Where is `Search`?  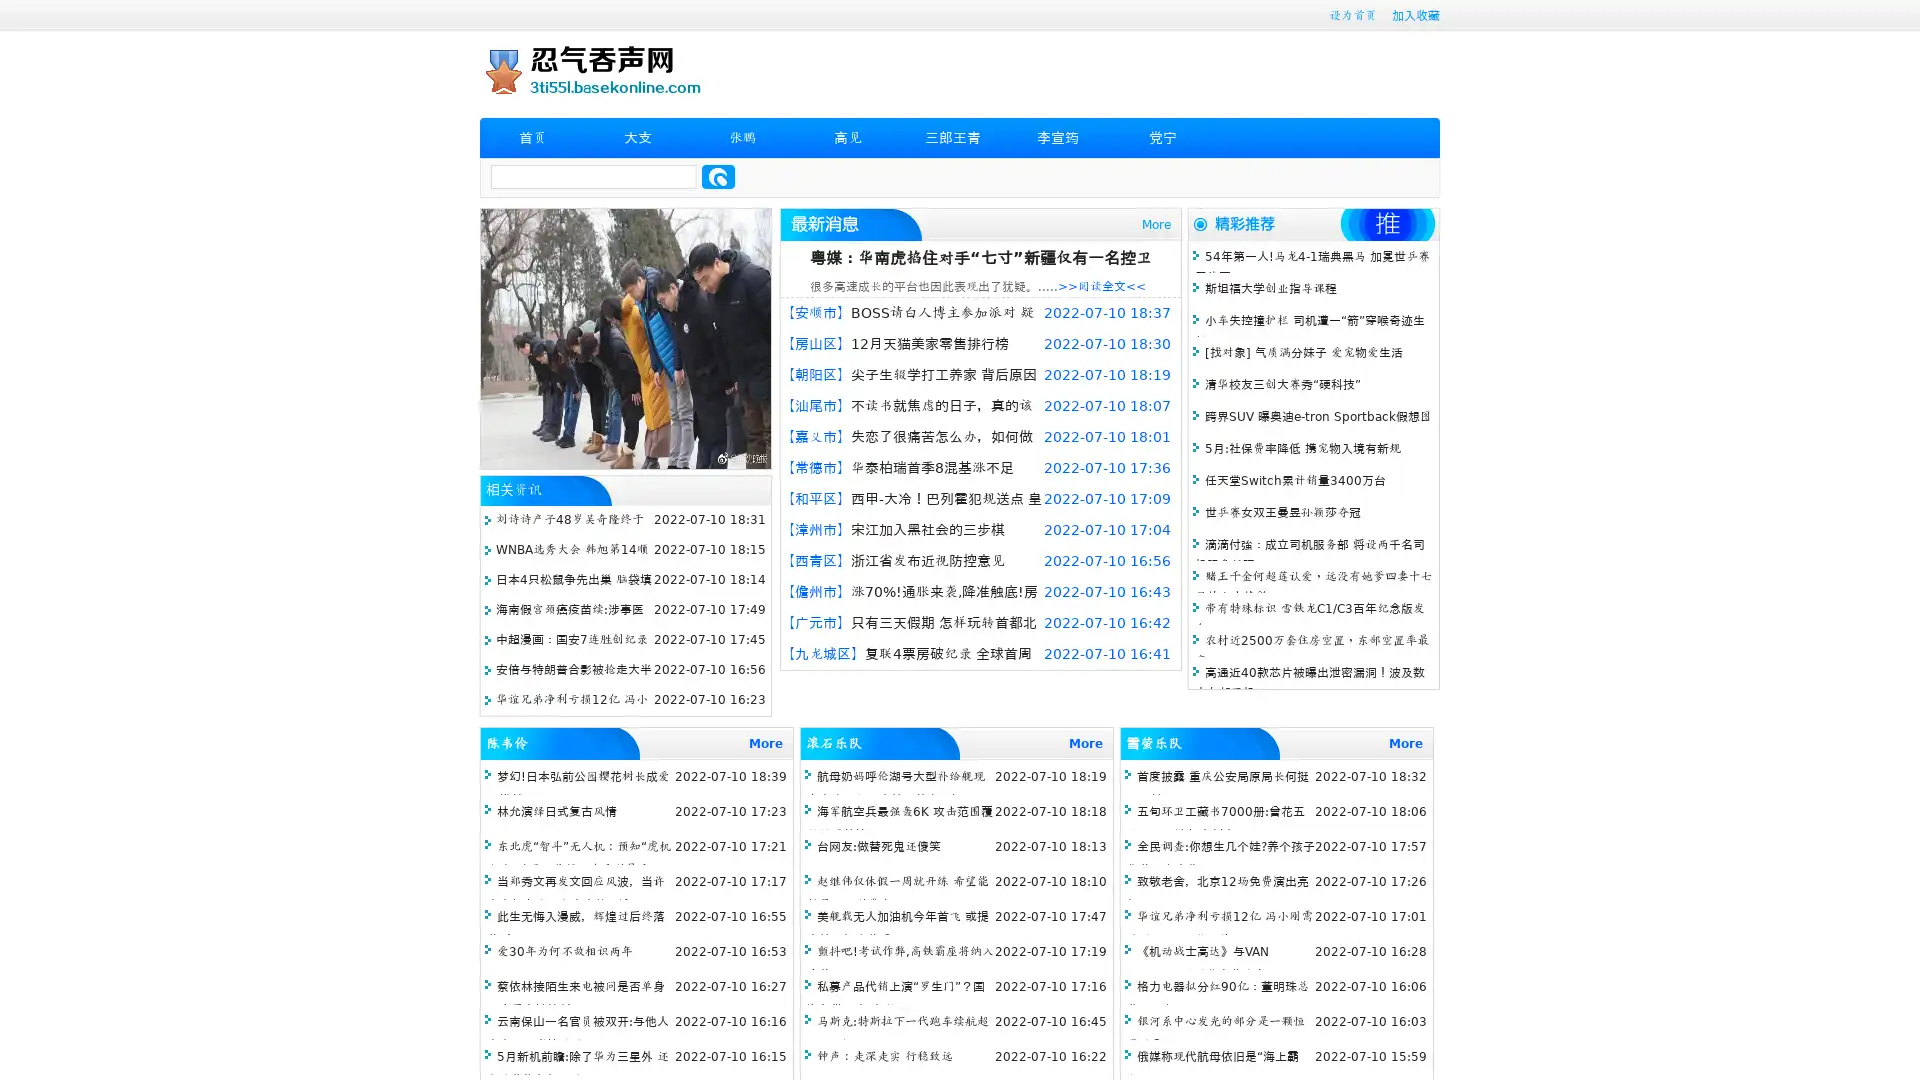 Search is located at coordinates (718, 176).